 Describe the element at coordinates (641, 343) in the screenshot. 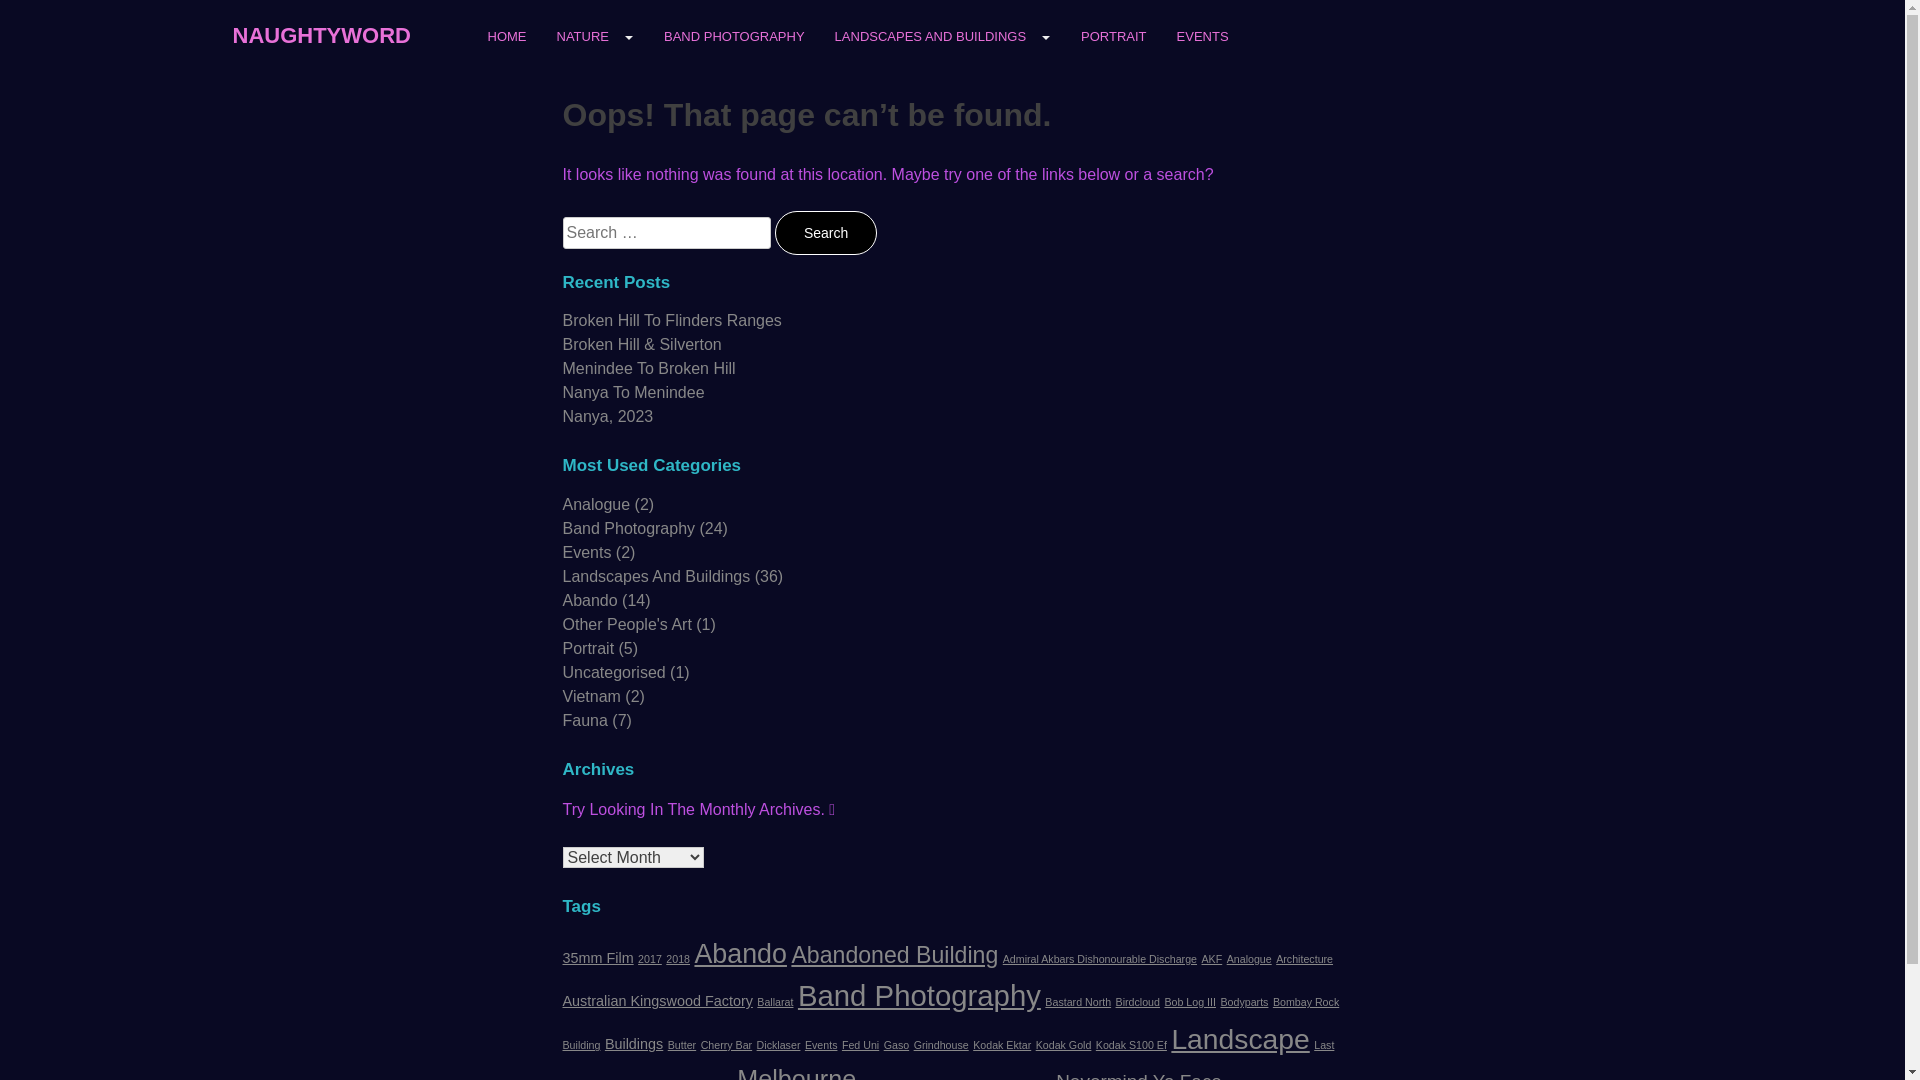

I see `'Broken Hill & Silverton'` at that location.